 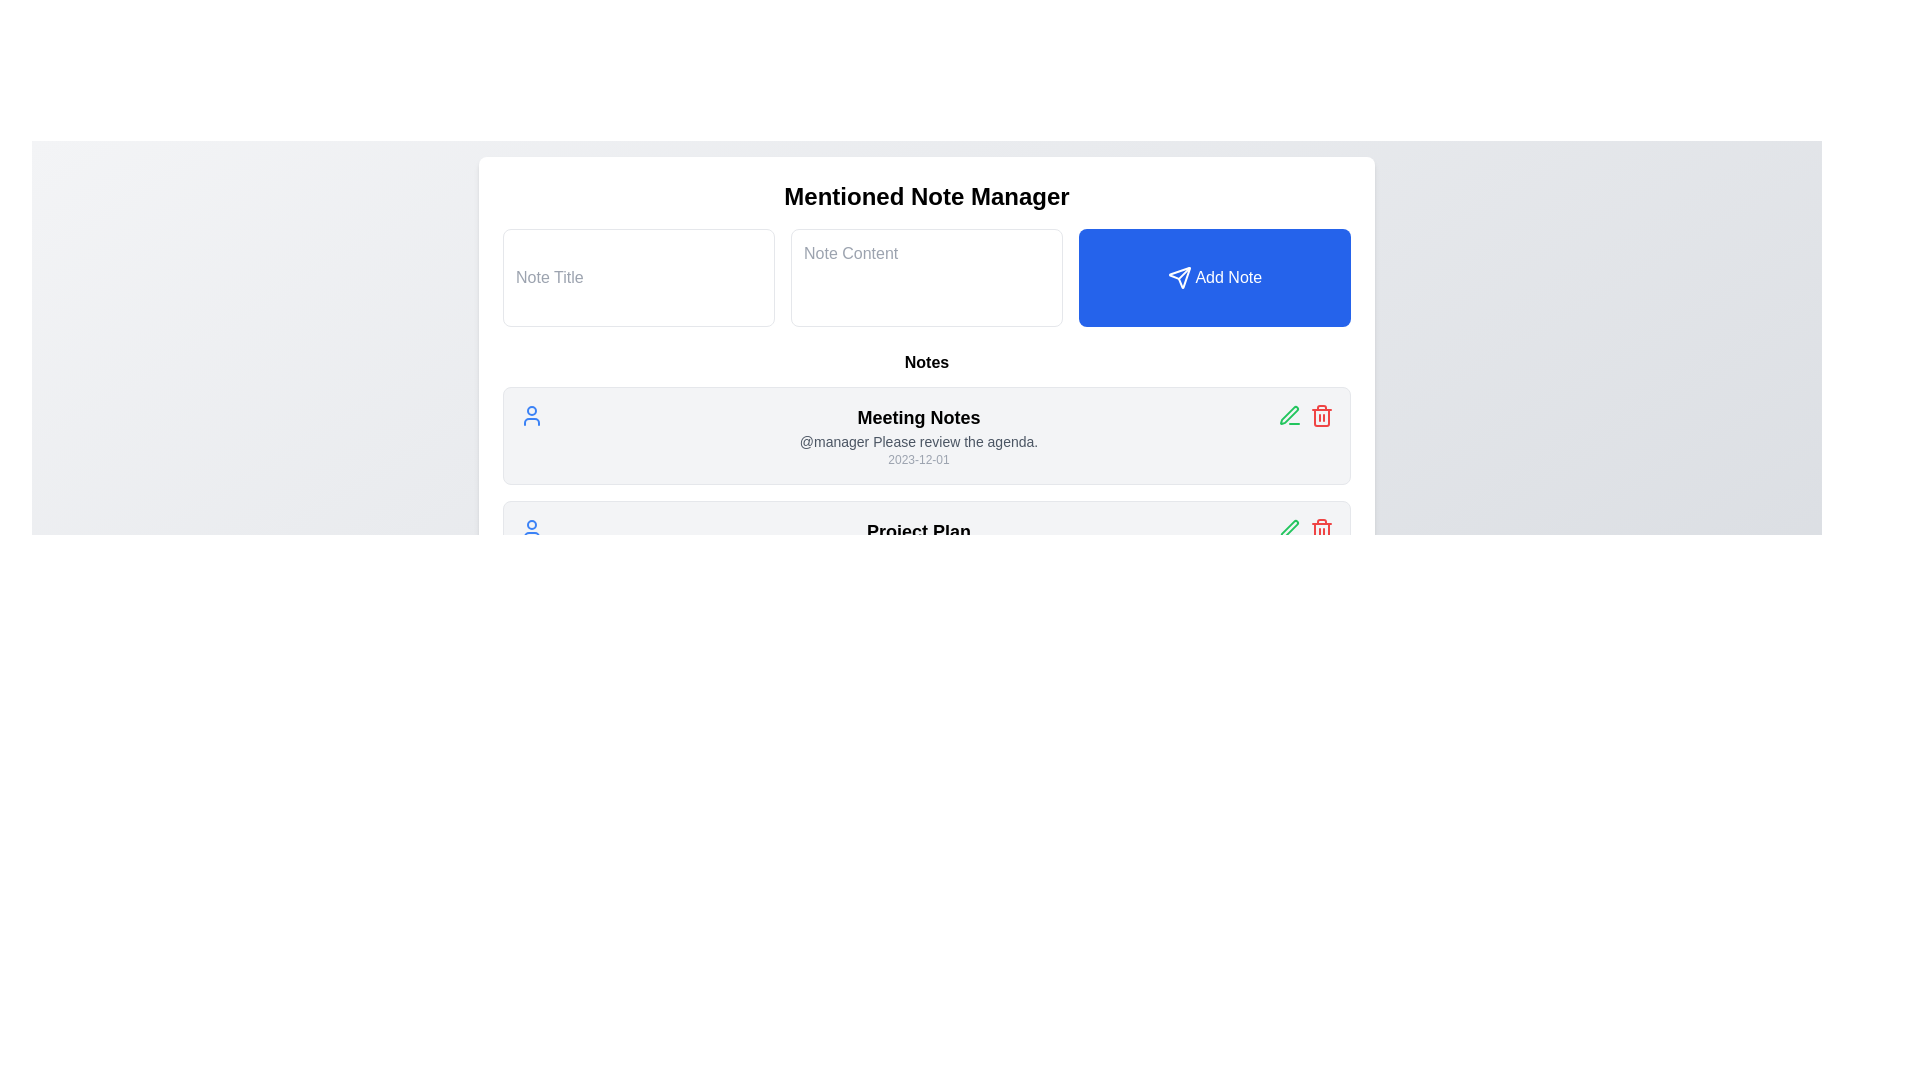 I want to click on the user icon represented by a blue outline within the 'Meeting Notes' card, located to the left of the text '@manager Please review the agenda. 2023-12-01', so click(x=532, y=415).